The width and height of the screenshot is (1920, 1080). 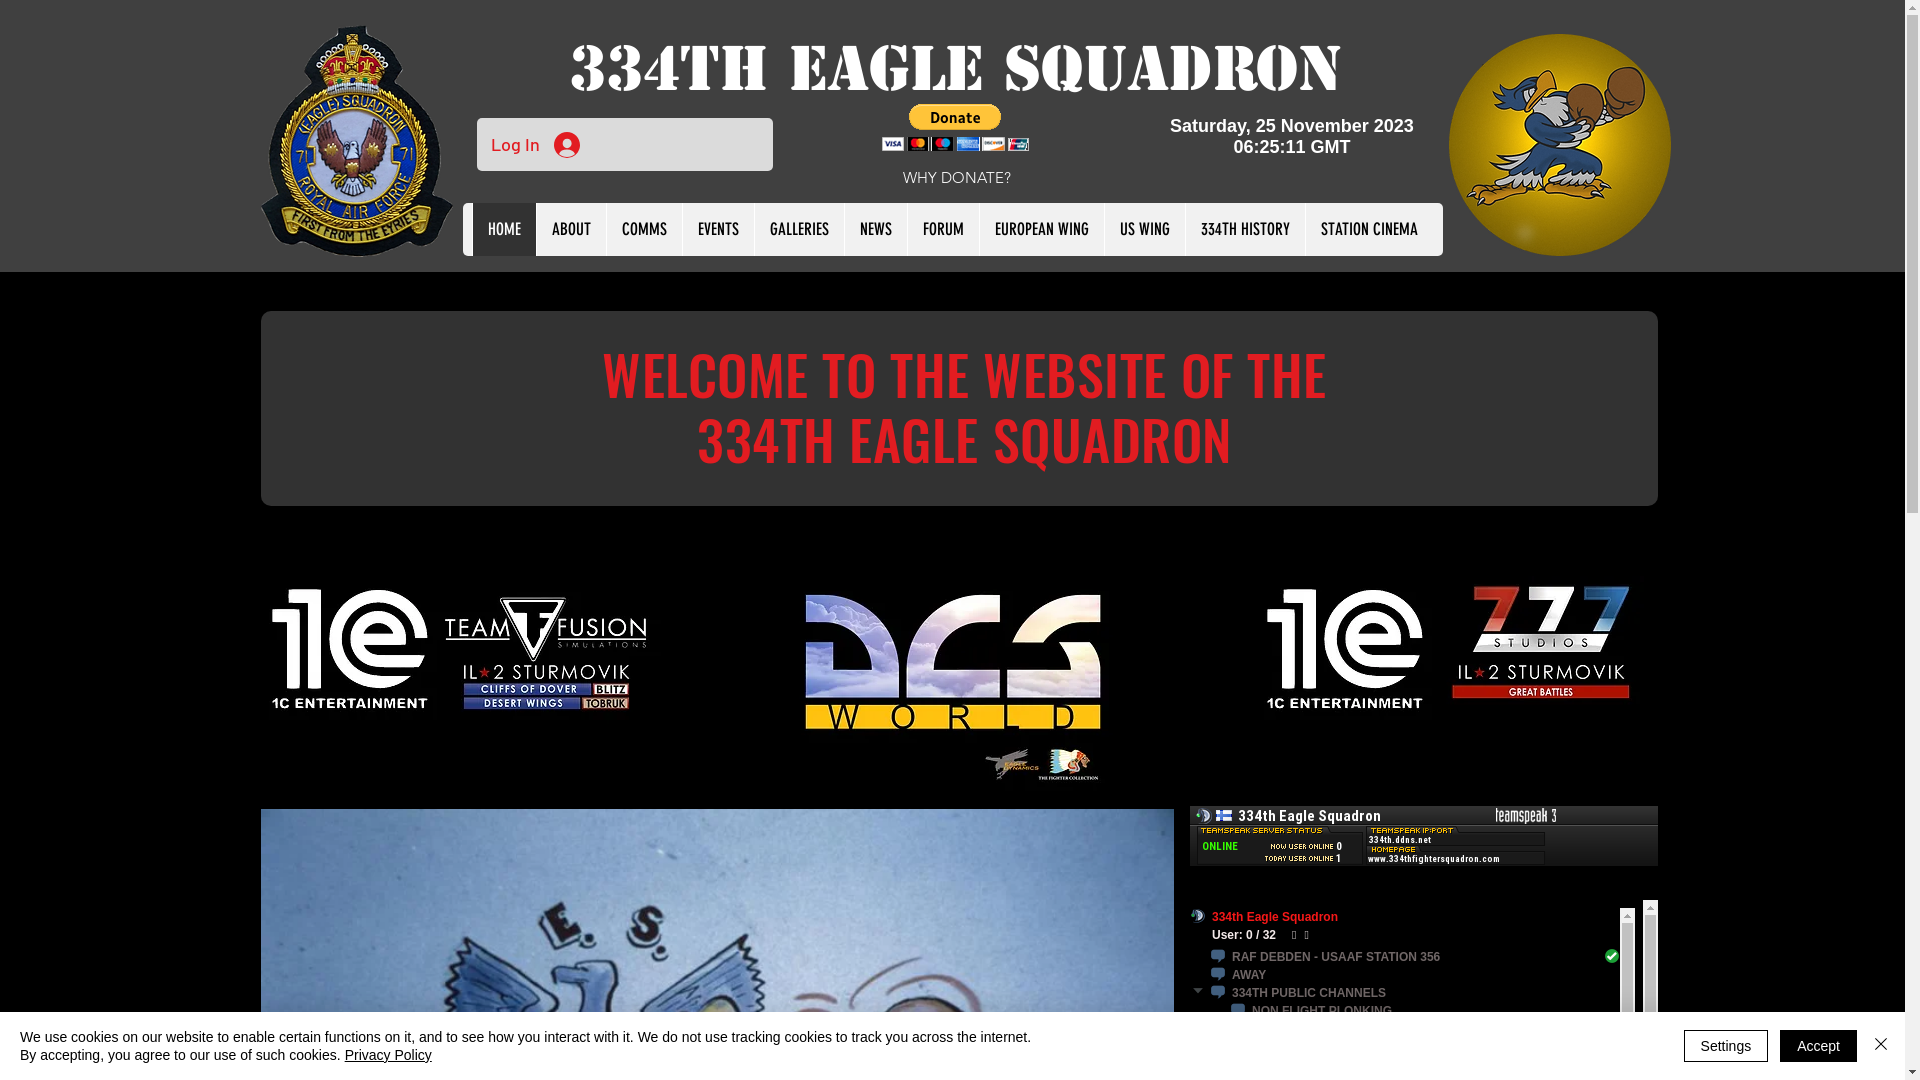 What do you see at coordinates (941, 228) in the screenshot?
I see `'FORUM'` at bounding box center [941, 228].